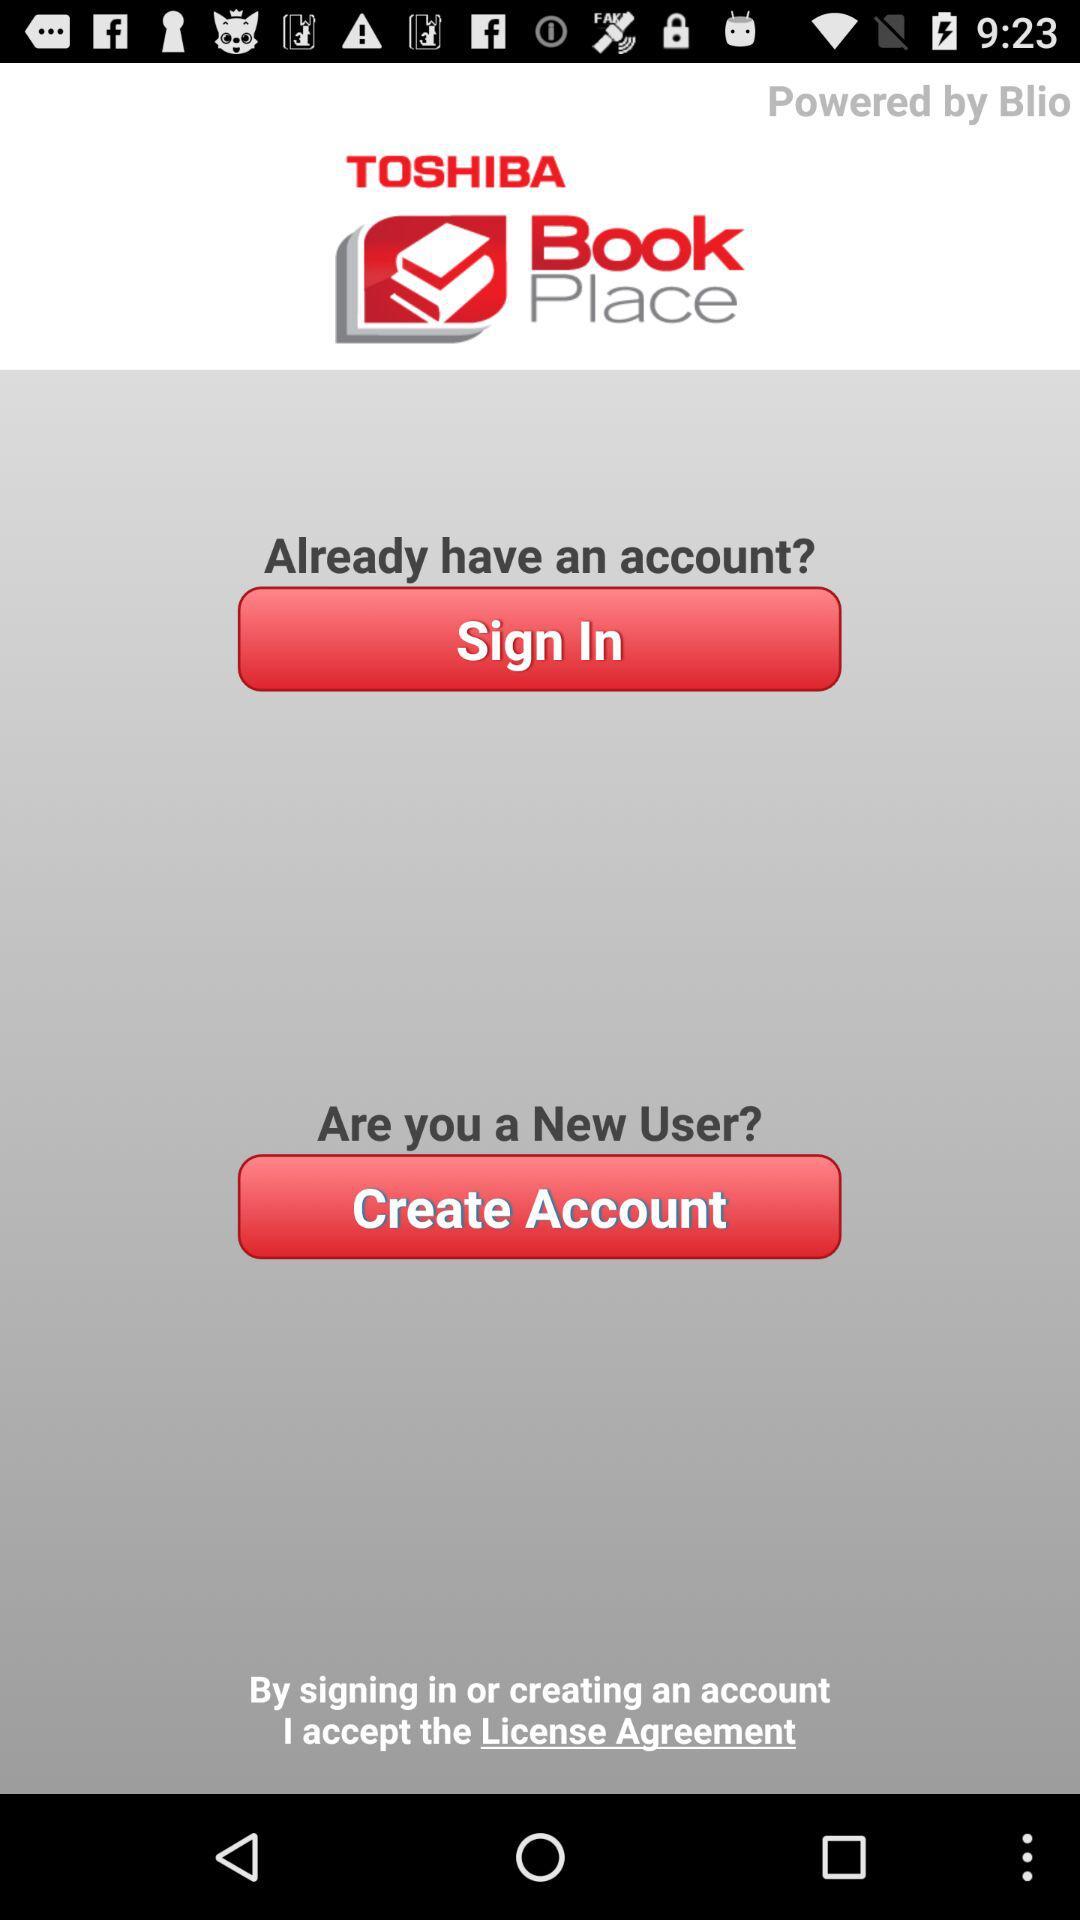 The width and height of the screenshot is (1080, 1920). Describe the element at coordinates (538, 1205) in the screenshot. I see `item below the are you a icon` at that location.